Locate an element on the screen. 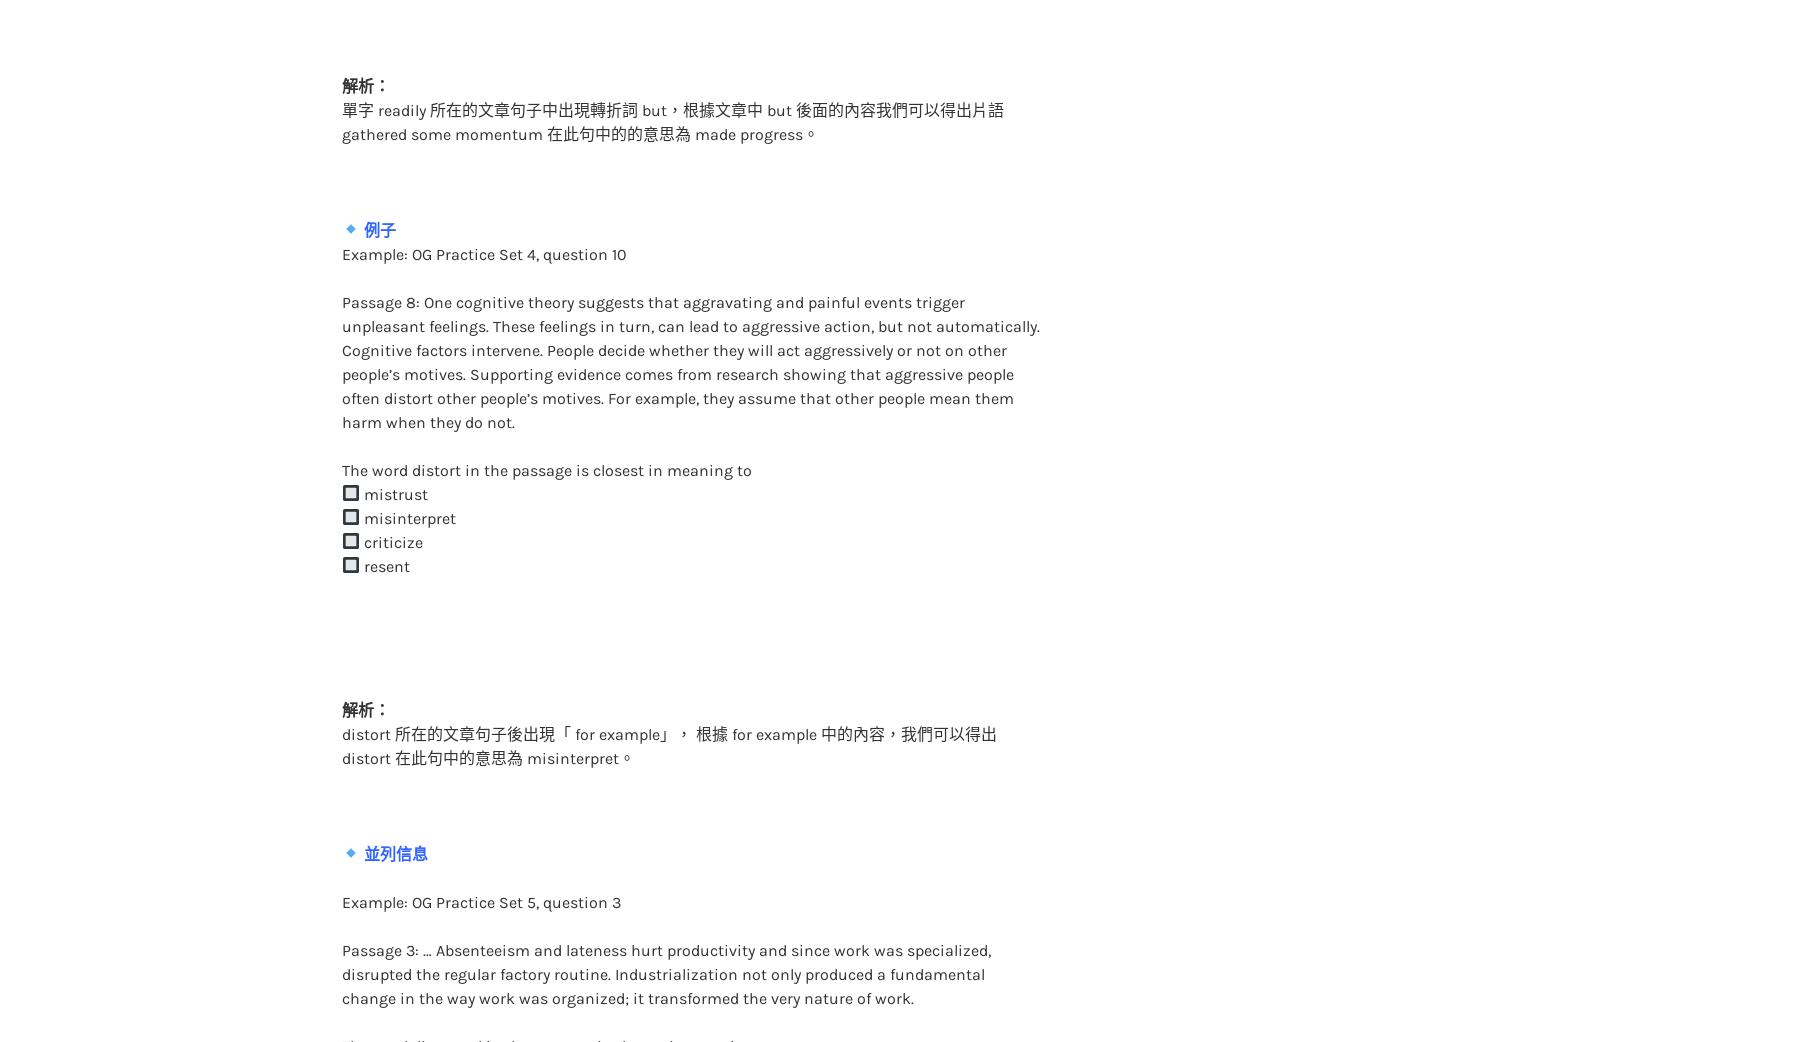  'misinterpret' is located at coordinates (405, 477).